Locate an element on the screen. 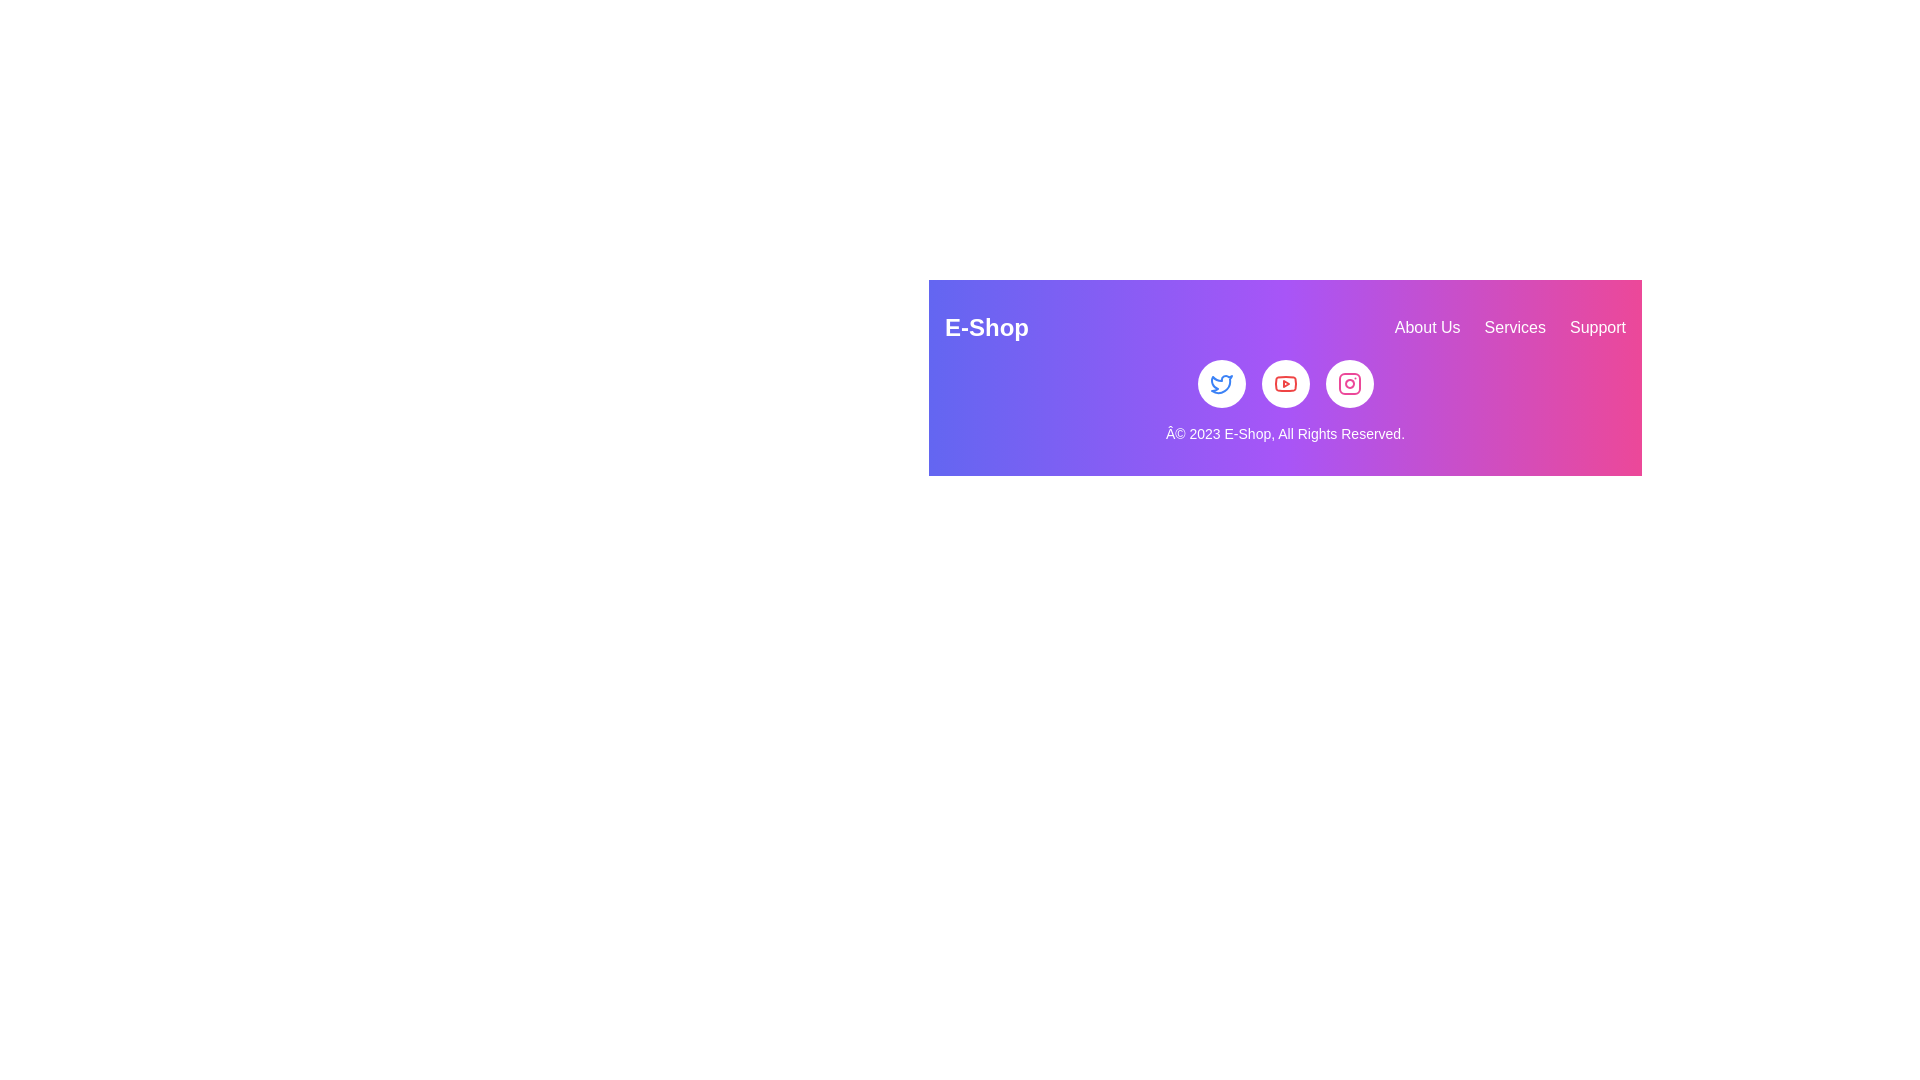 Image resolution: width=1920 pixels, height=1080 pixels. the third social media icon in the footer section is located at coordinates (1349, 384).